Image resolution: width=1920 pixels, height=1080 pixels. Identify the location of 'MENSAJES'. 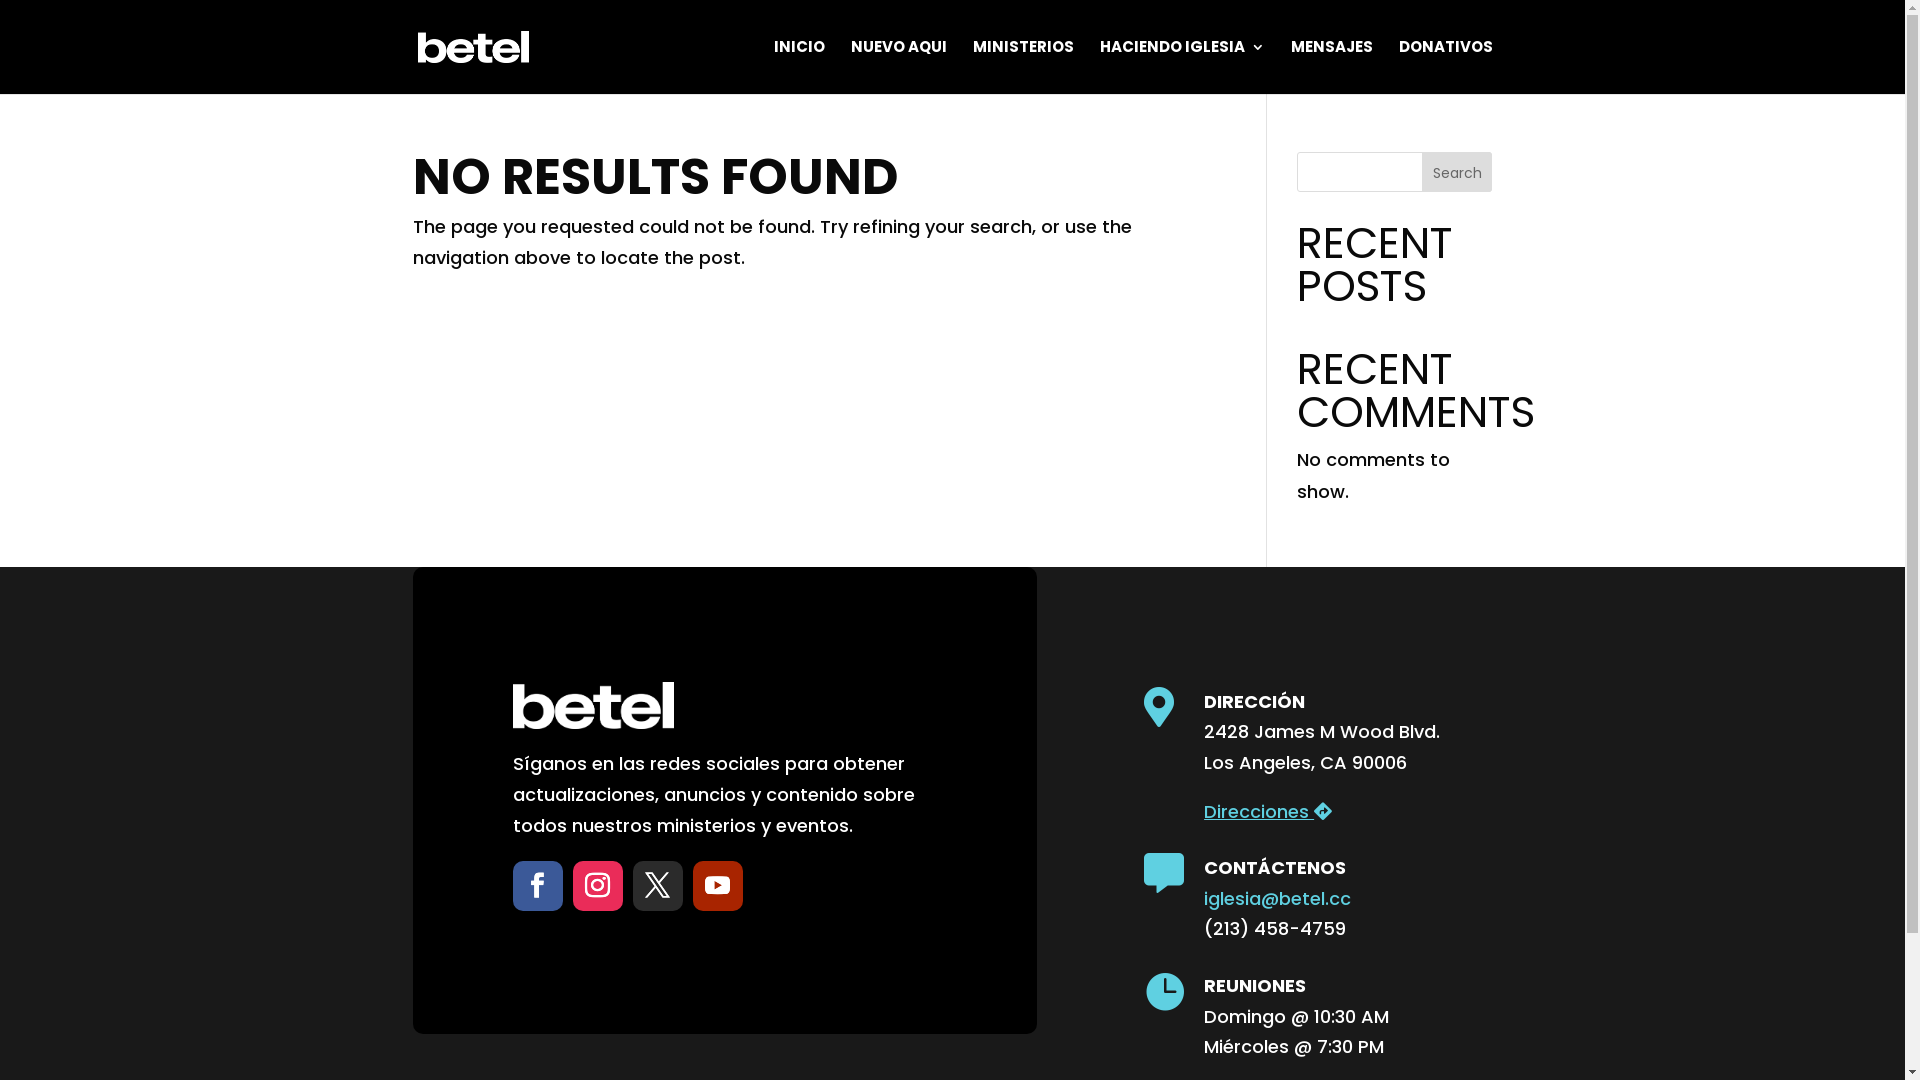
(1330, 65).